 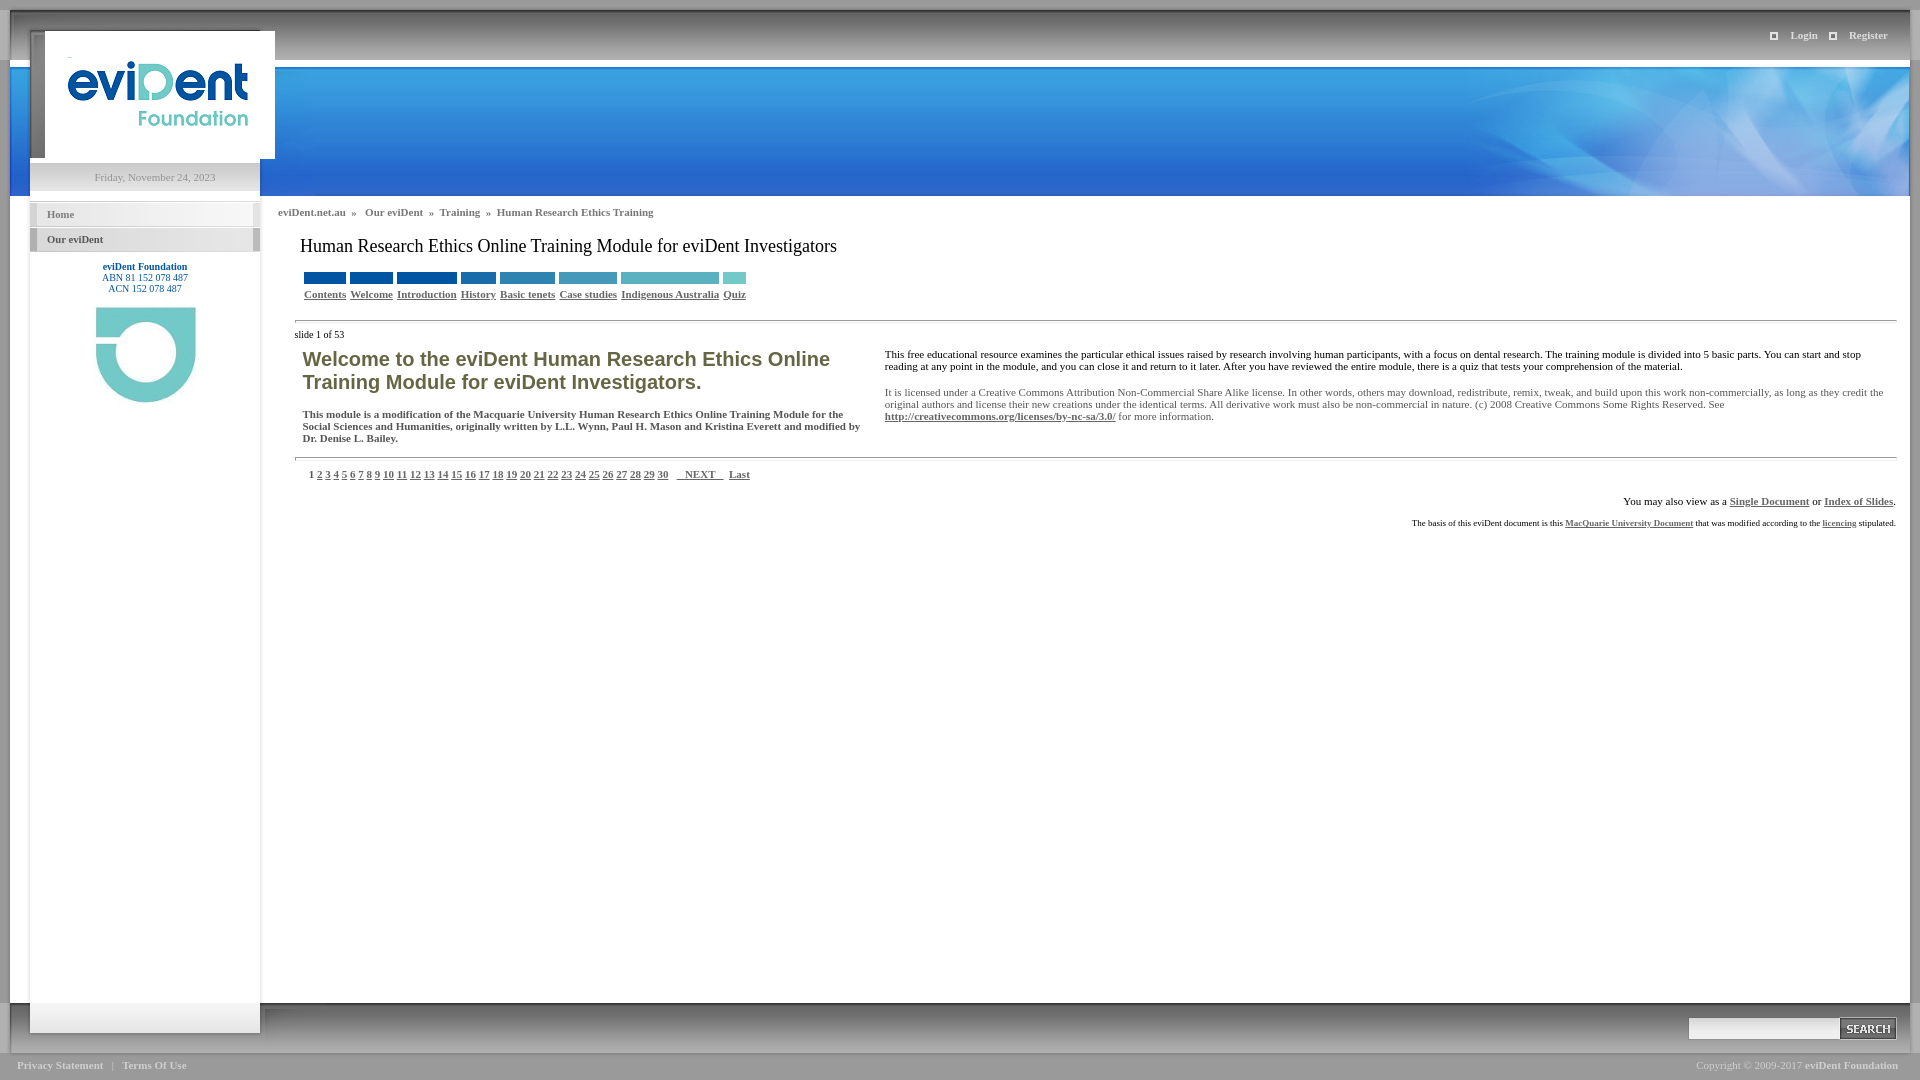 I want to click on 'Contents', so click(x=325, y=293).